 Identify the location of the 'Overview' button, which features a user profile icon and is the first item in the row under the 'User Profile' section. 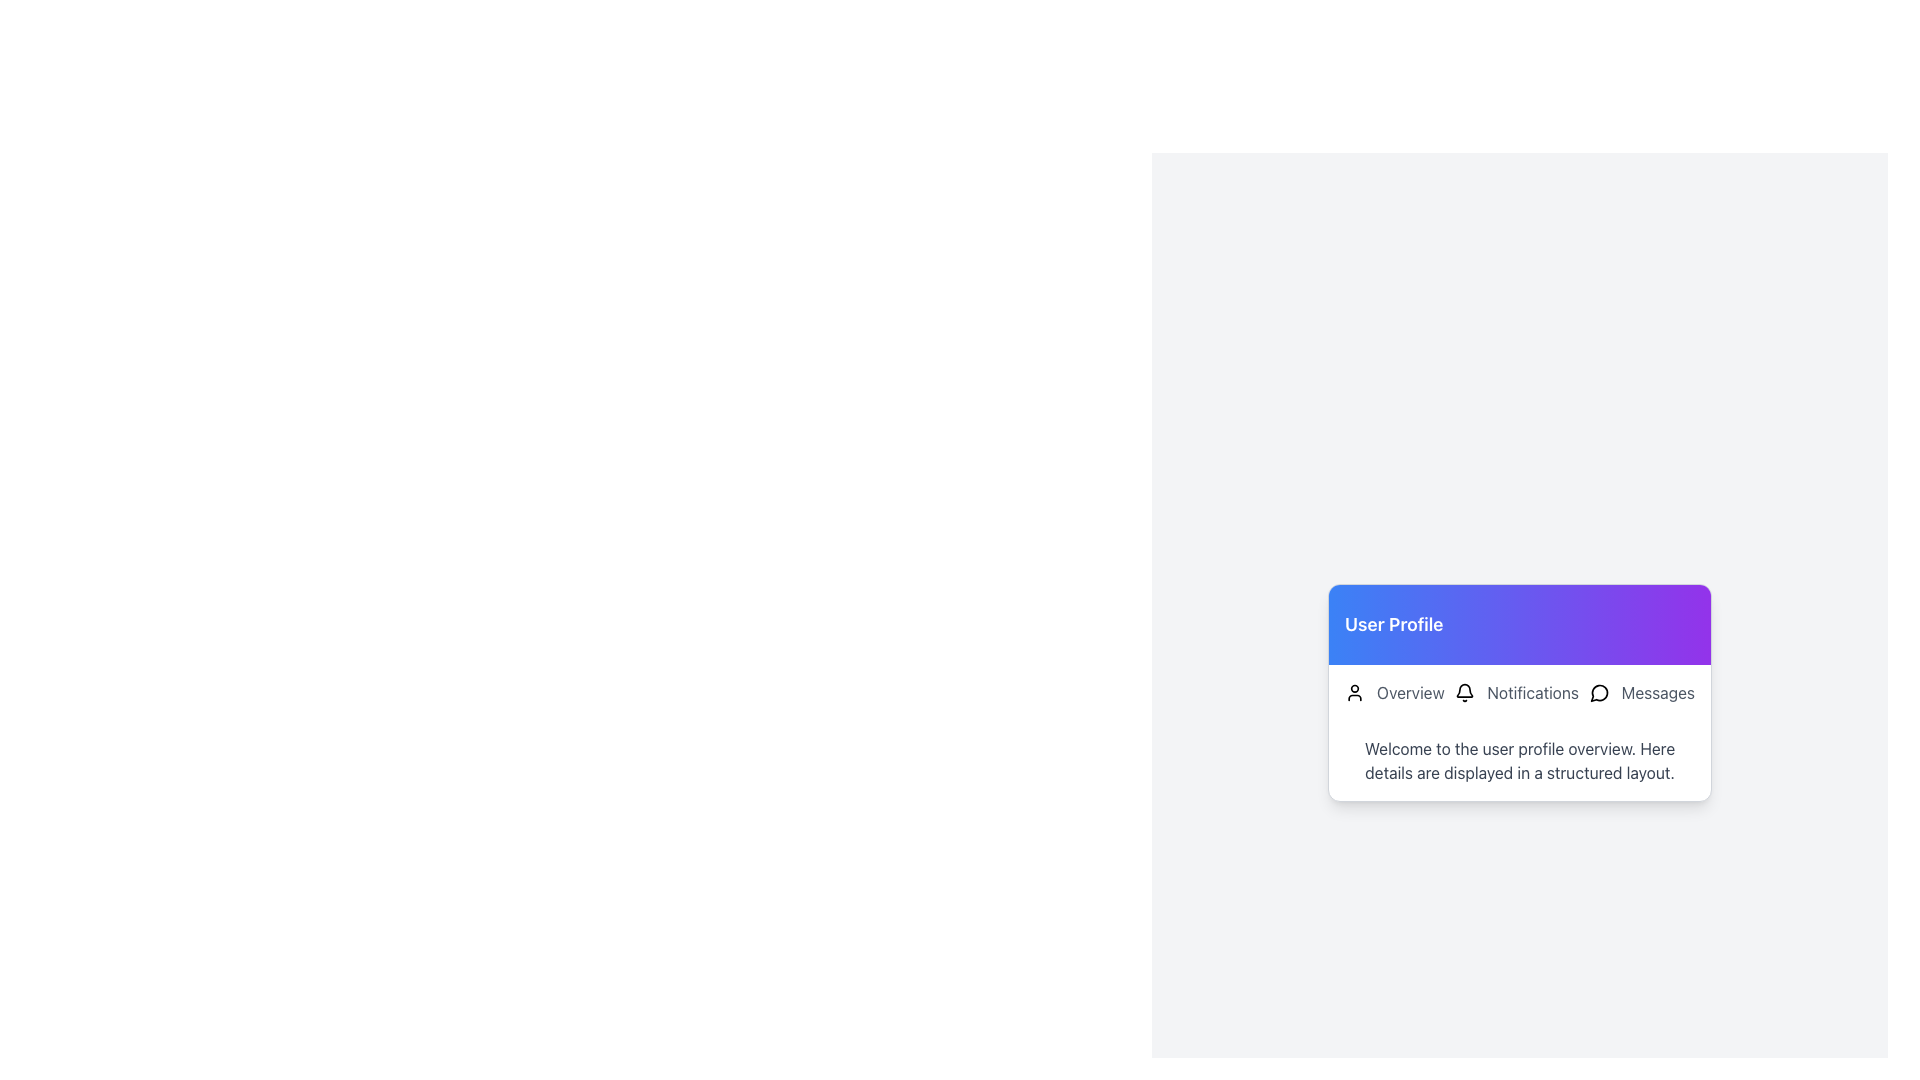
(1392, 692).